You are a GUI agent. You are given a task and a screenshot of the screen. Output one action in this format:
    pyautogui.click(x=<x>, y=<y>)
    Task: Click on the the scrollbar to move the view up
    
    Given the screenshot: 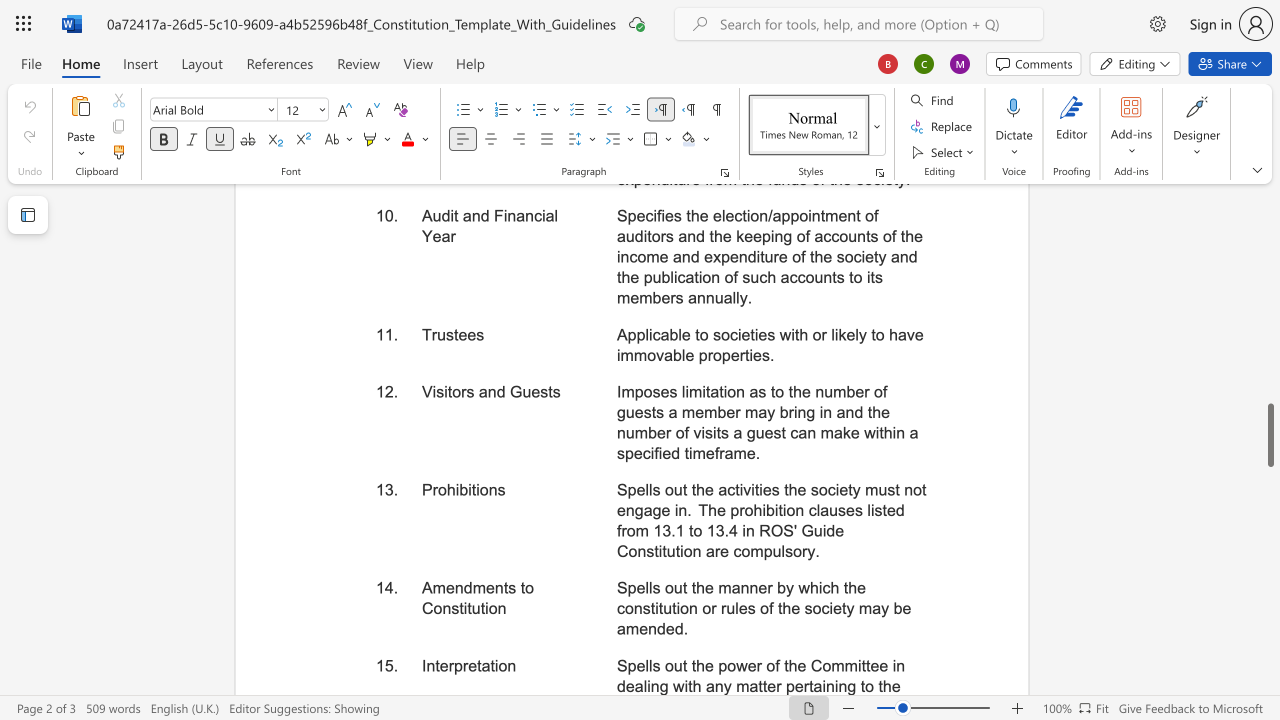 What is the action you would take?
    pyautogui.click(x=1269, y=490)
    